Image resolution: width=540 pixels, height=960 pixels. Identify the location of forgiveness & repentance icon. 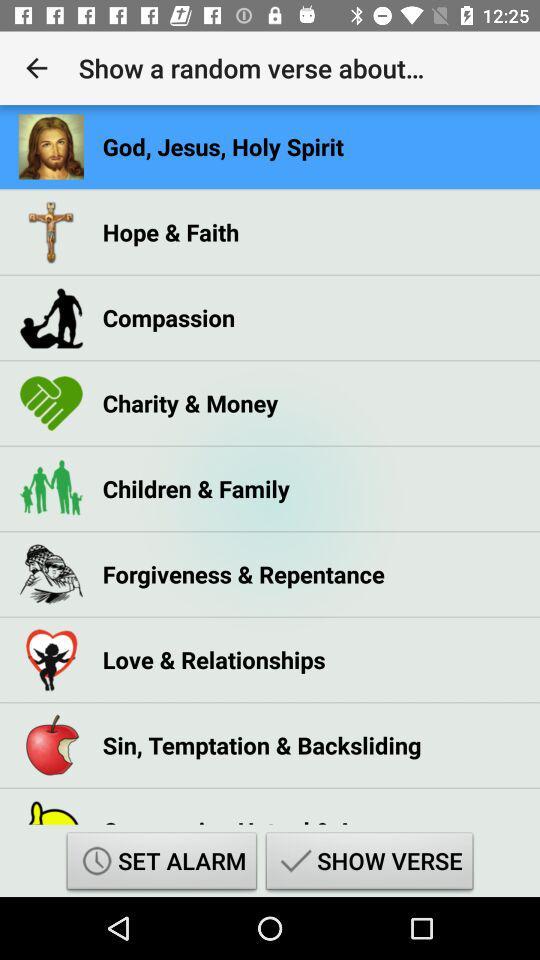
(243, 574).